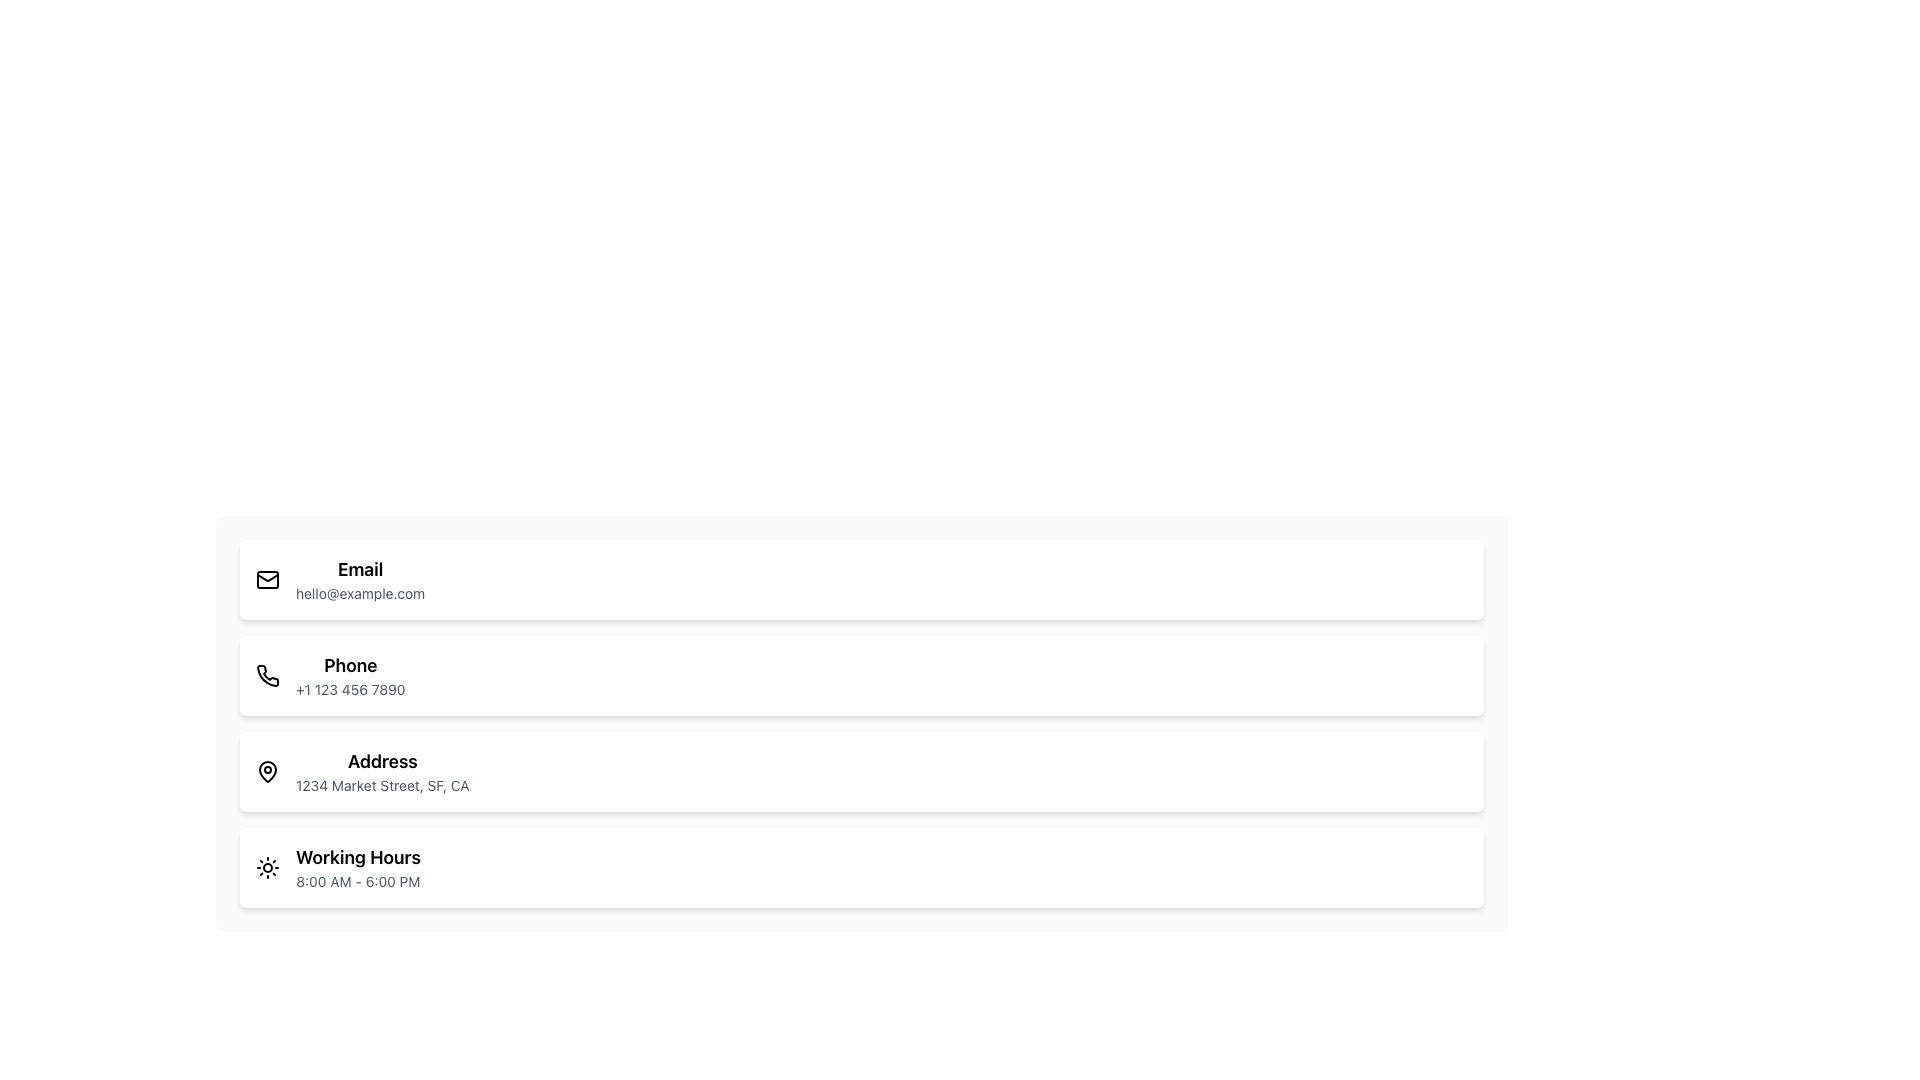  I want to click on text content of the 'Address' label that categorizes the user's address, located in the third row of the contact information list, so click(382, 762).